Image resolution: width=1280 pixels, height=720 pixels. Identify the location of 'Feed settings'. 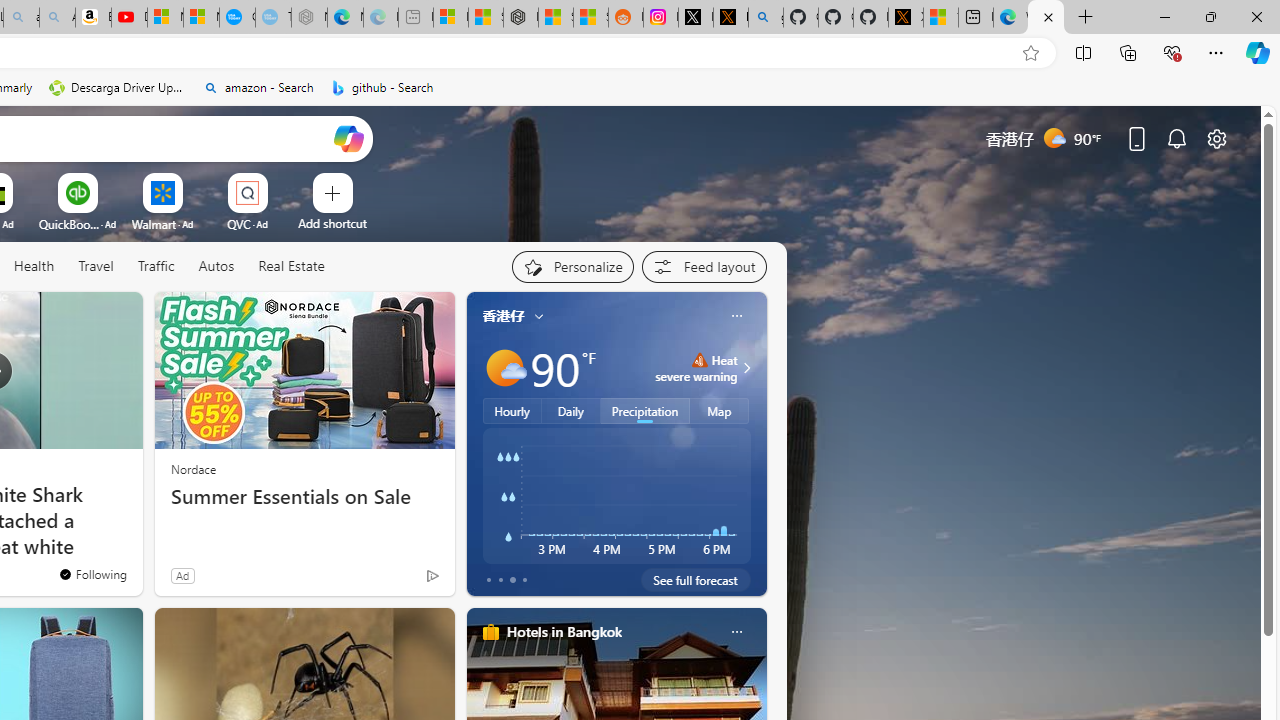
(704, 266).